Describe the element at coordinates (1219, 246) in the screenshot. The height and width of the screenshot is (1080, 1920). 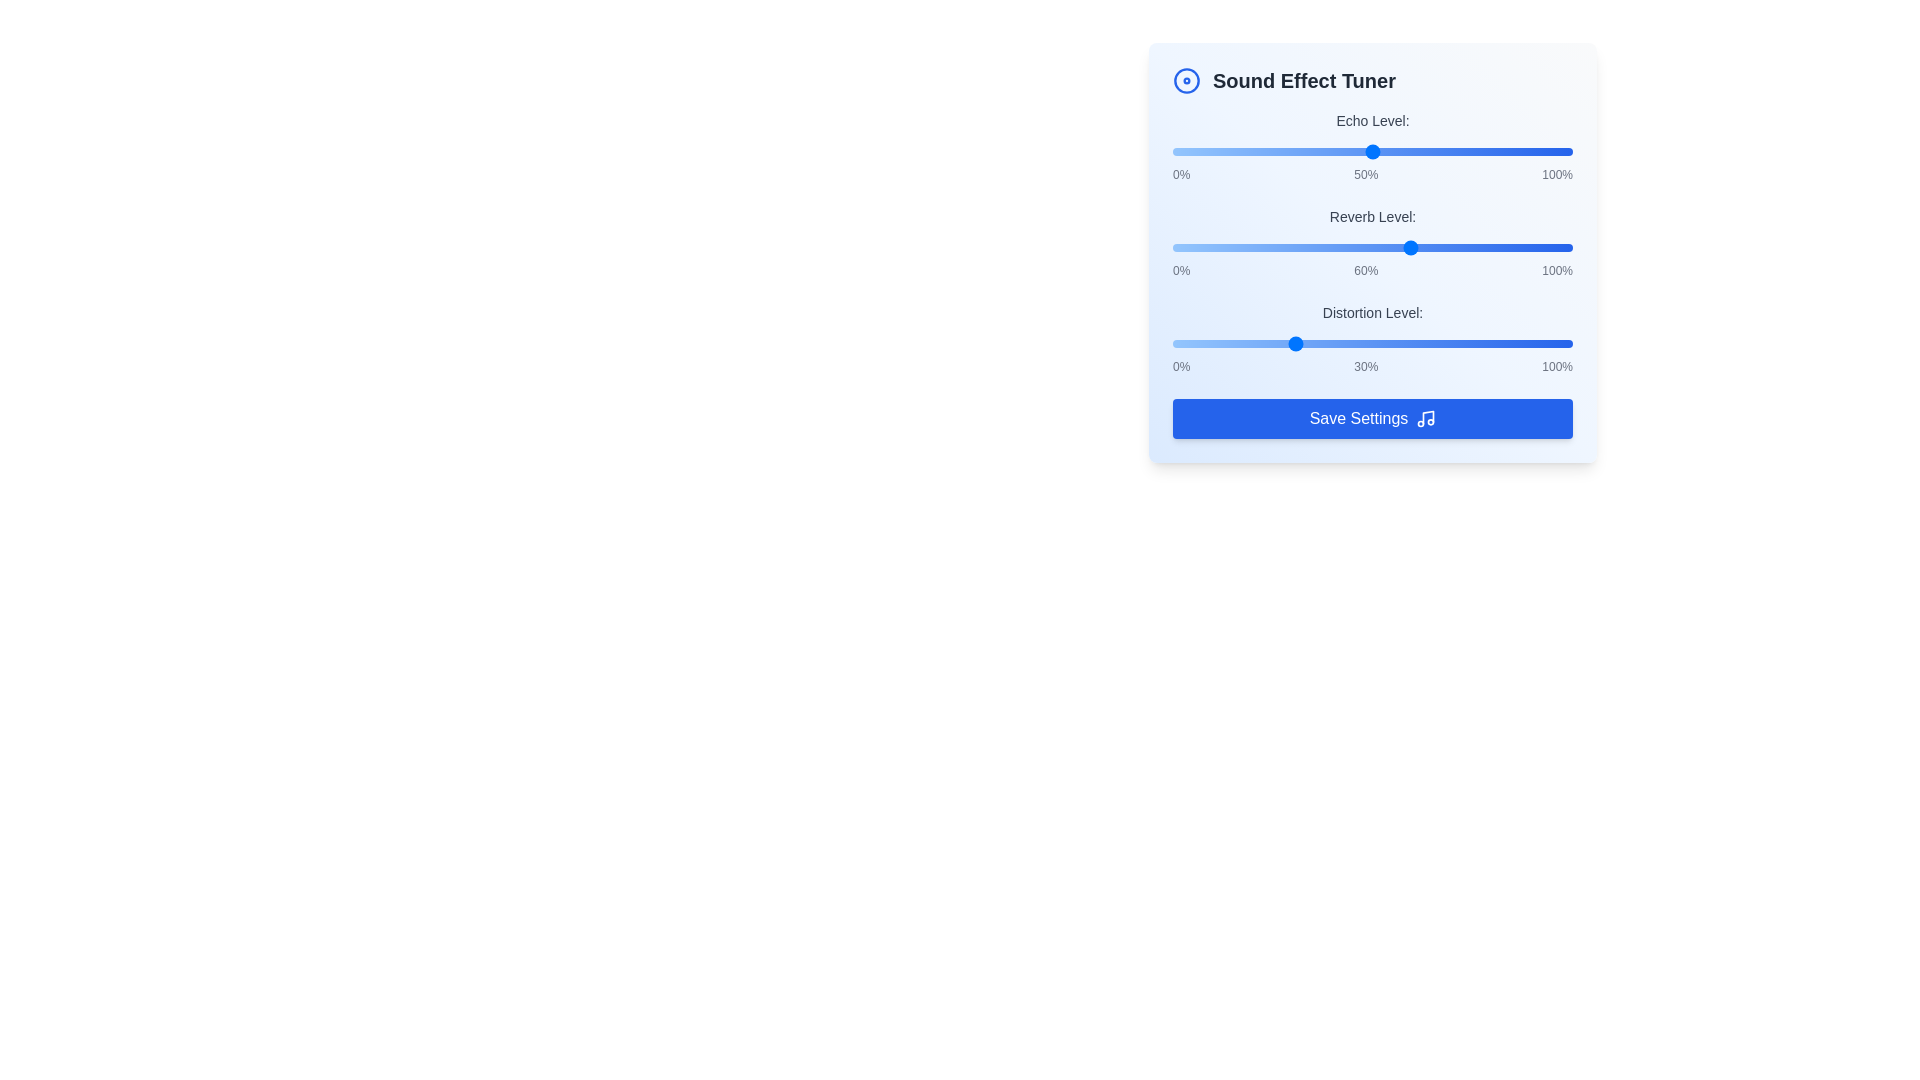
I see `the 'Reverb Level' slider to 12%` at that location.